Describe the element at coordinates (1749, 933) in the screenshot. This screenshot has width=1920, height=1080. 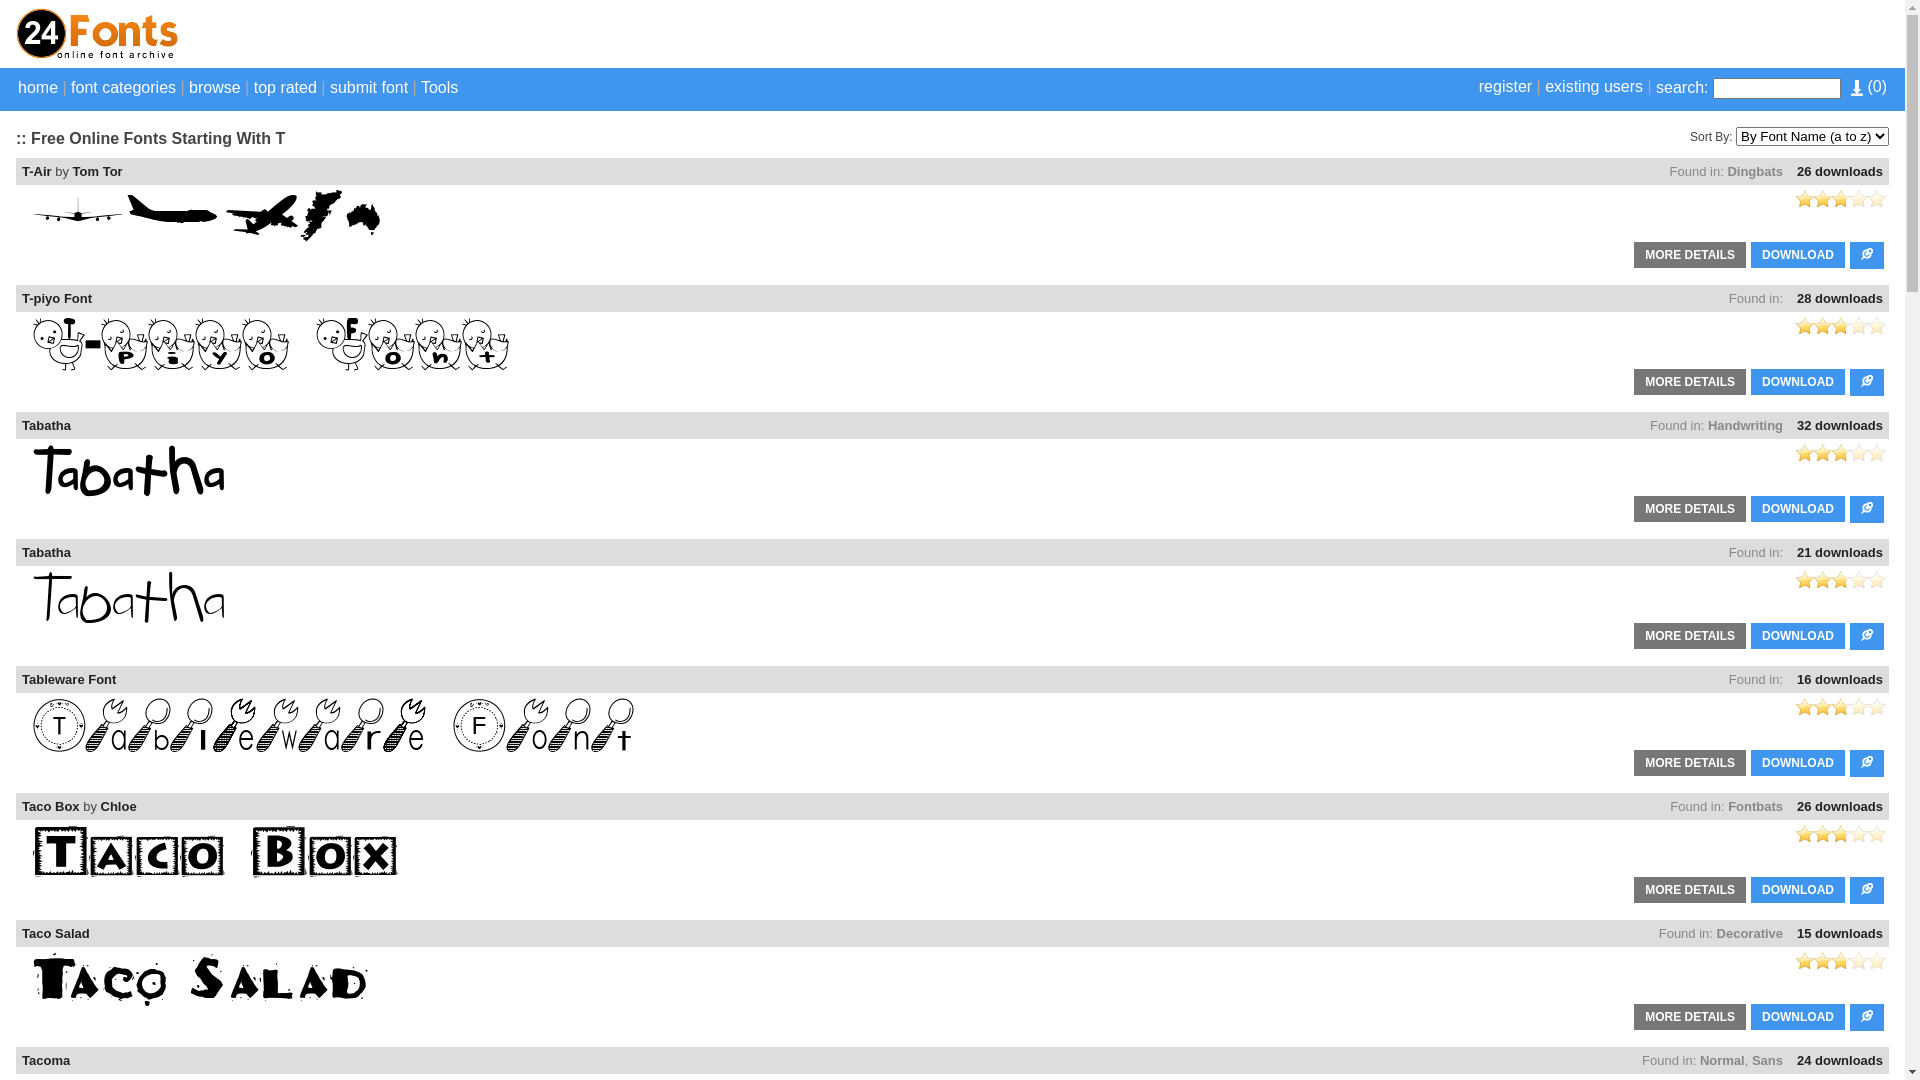
I see `'Decorative'` at that location.